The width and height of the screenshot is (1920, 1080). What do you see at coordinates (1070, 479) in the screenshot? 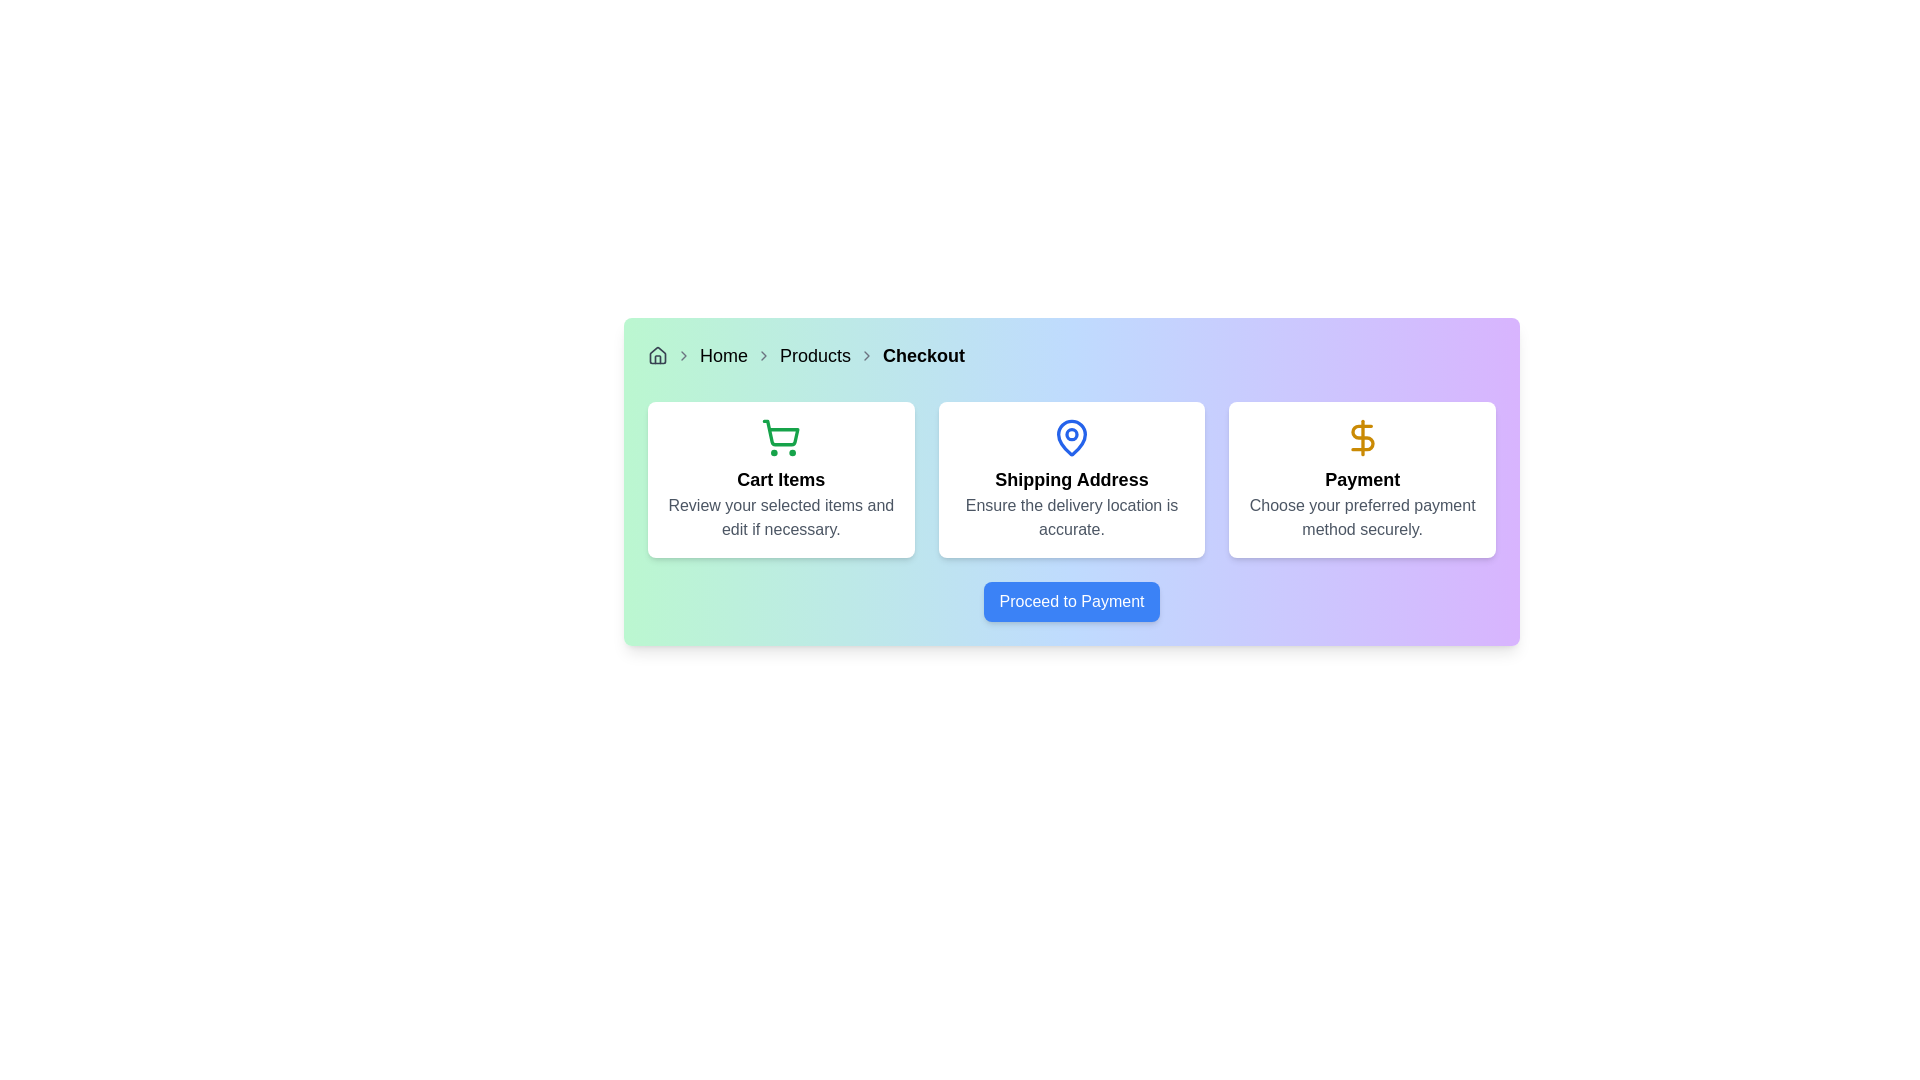
I see `the Informational card that reviews or confirms the shipping address, positioned between the 'Cart Items' card and the 'Payment' card in the grid layout` at bounding box center [1070, 479].